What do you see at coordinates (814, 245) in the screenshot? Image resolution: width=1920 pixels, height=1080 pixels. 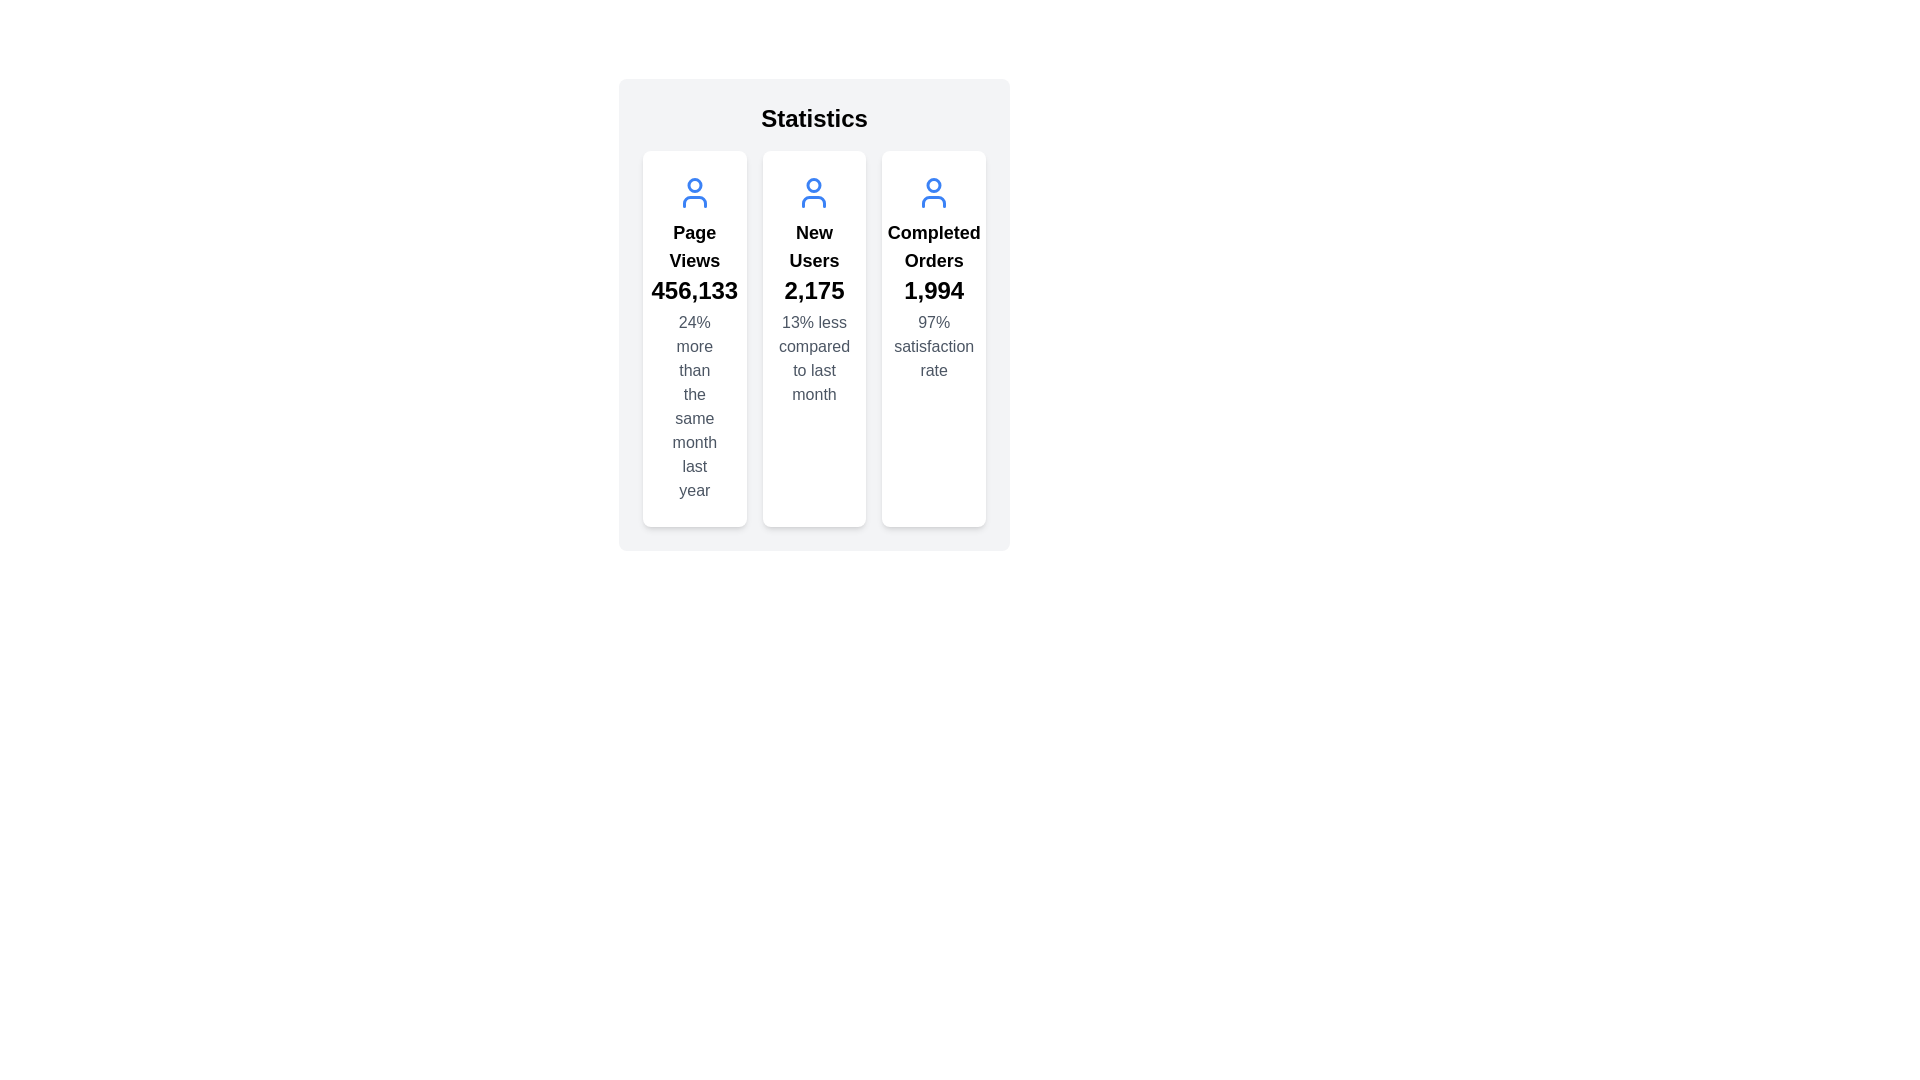 I see `text label that contains the phrase 'New Users', which is prominently displayed in bold and larger font in black color, located in the central card of a three-column layout` at bounding box center [814, 245].